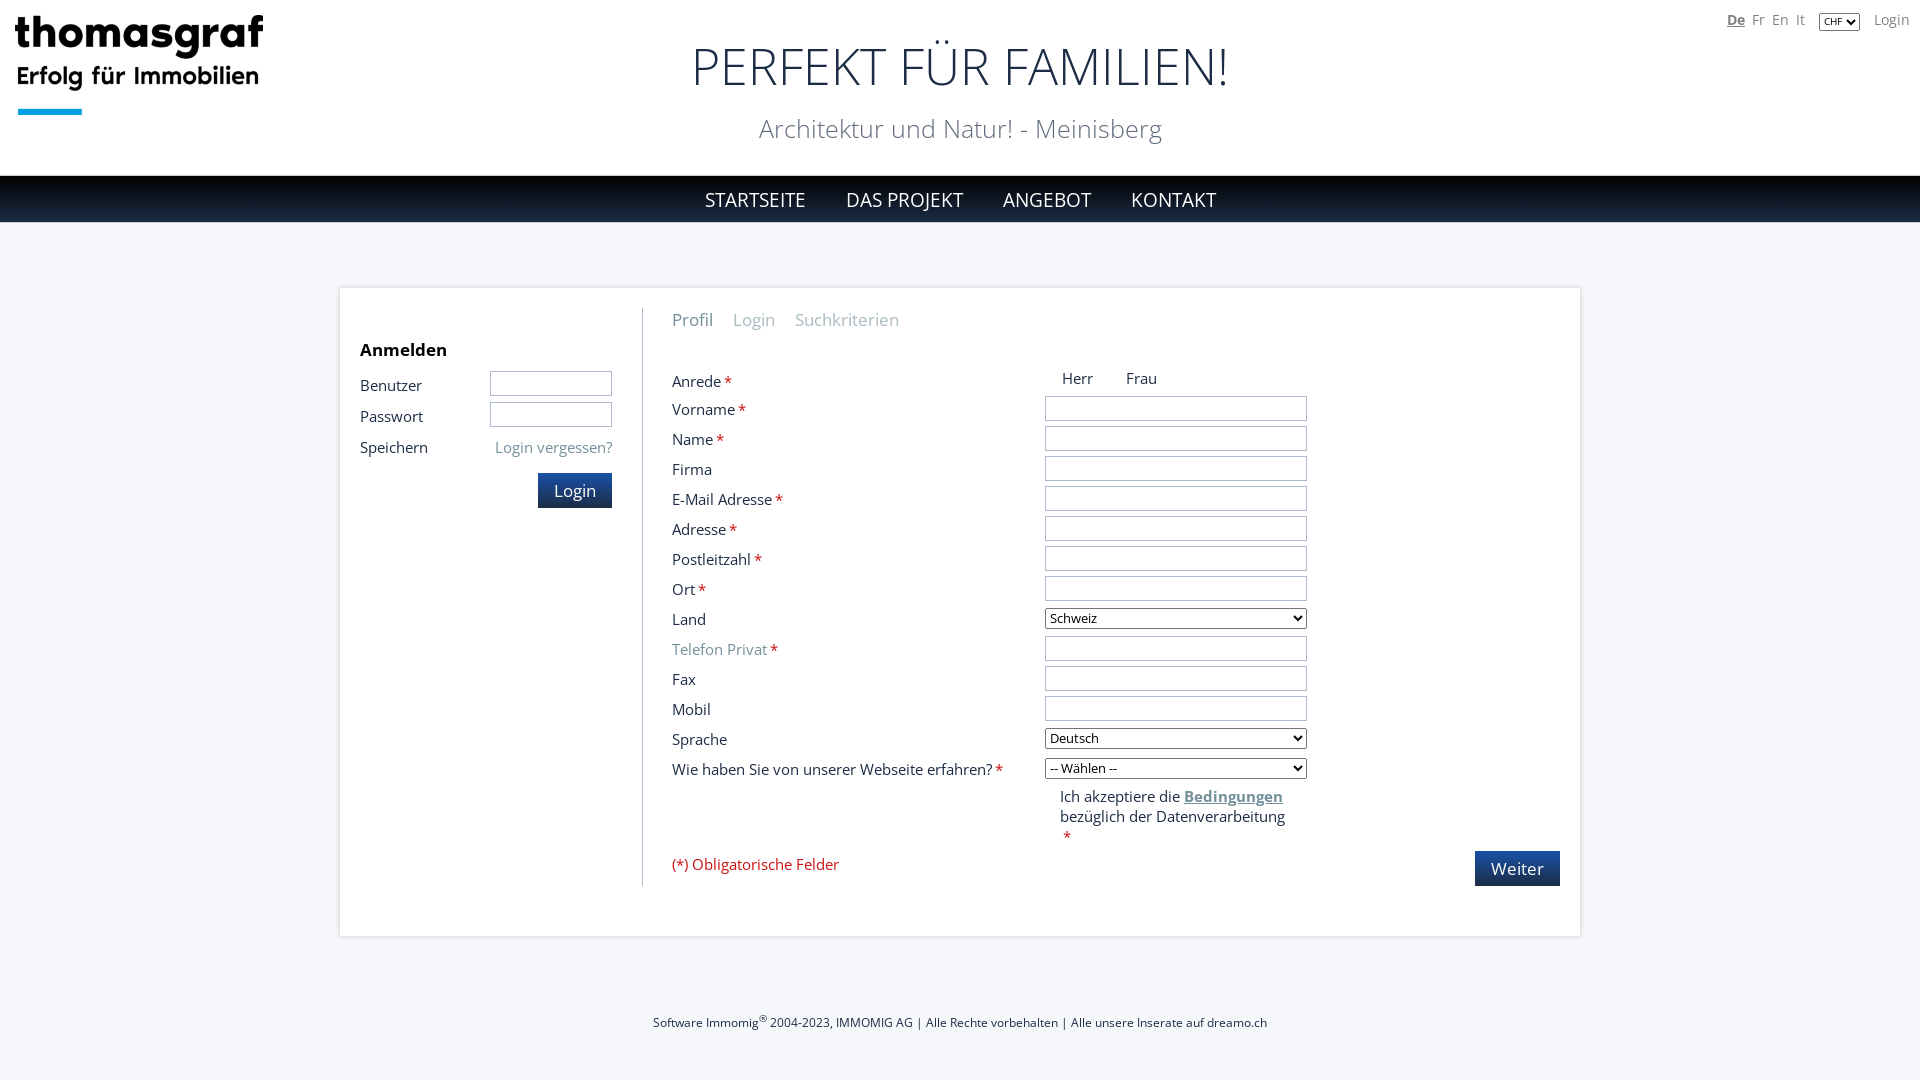  I want to click on 'submit', so click(23, 10).